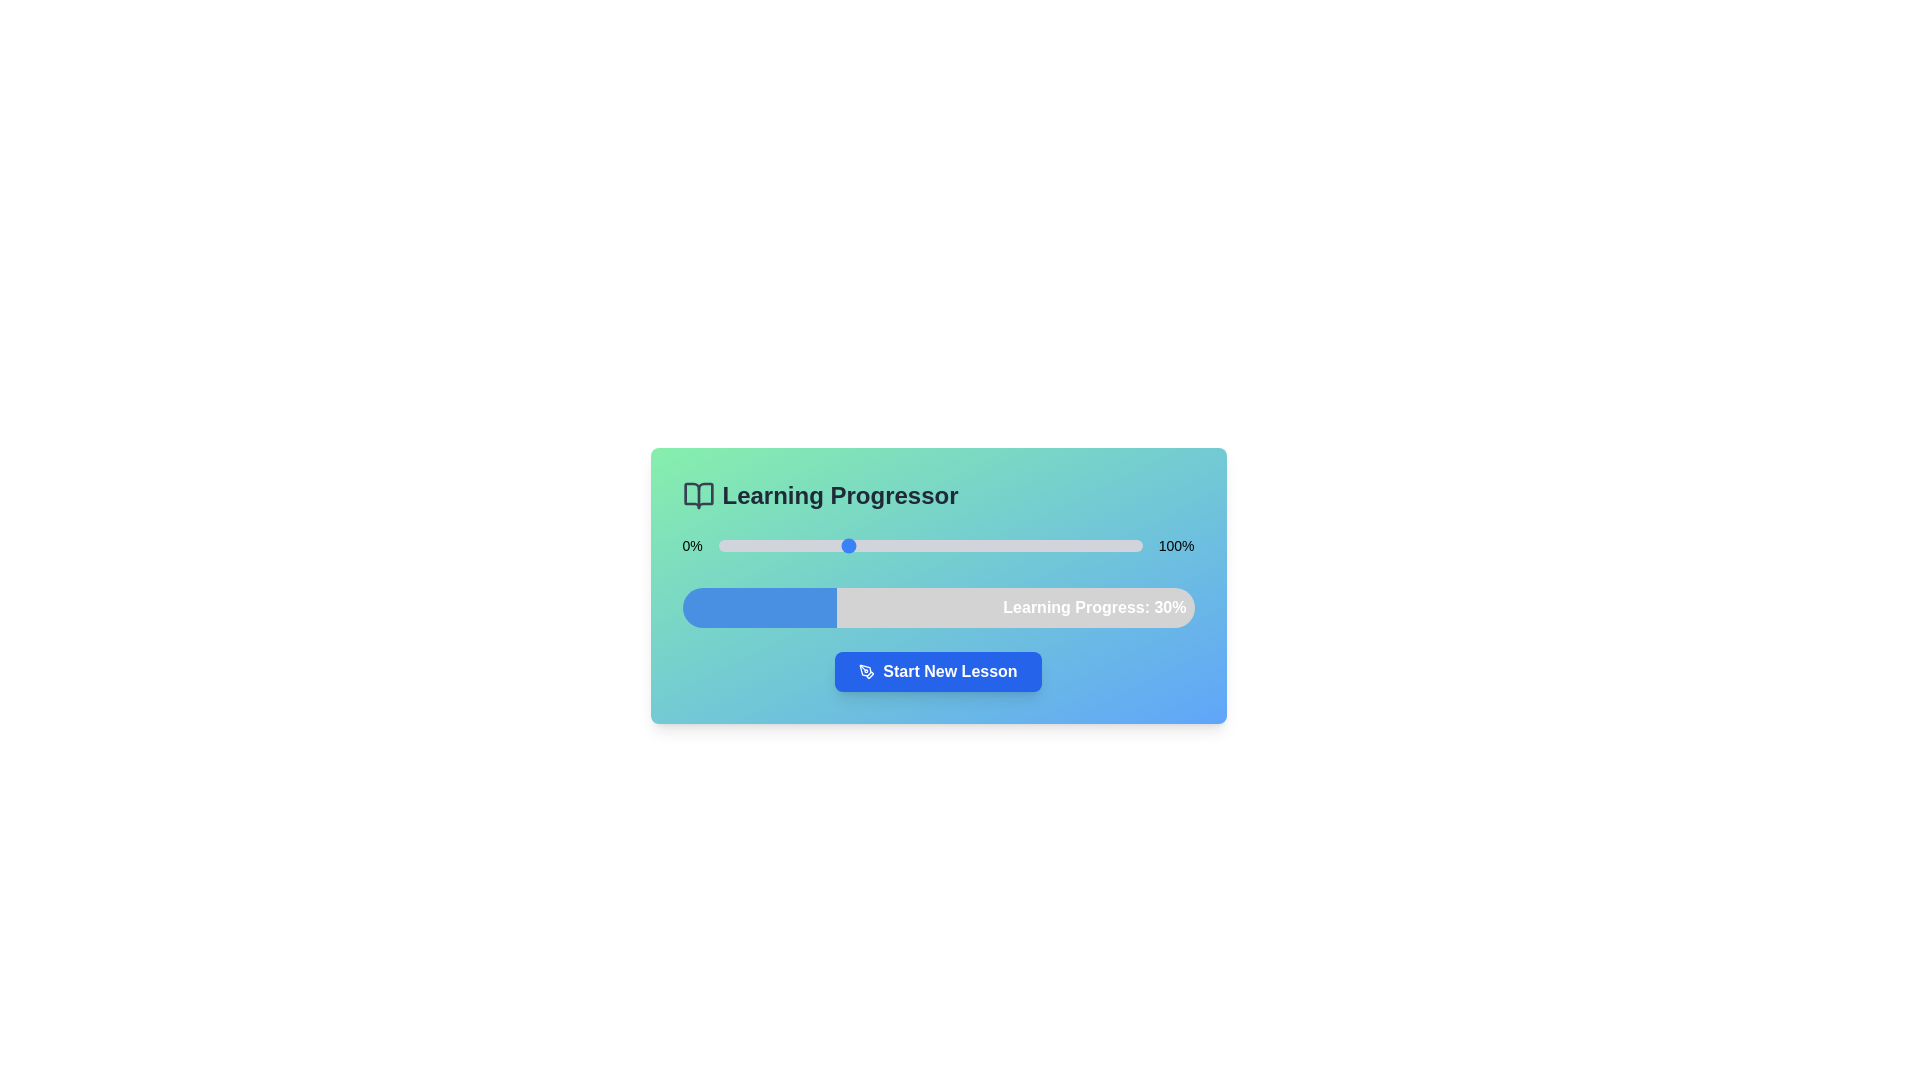 The width and height of the screenshot is (1920, 1080). Describe the element at coordinates (875, 546) in the screenshot. I see `the slider to set the learning progress to 37%` at that location.